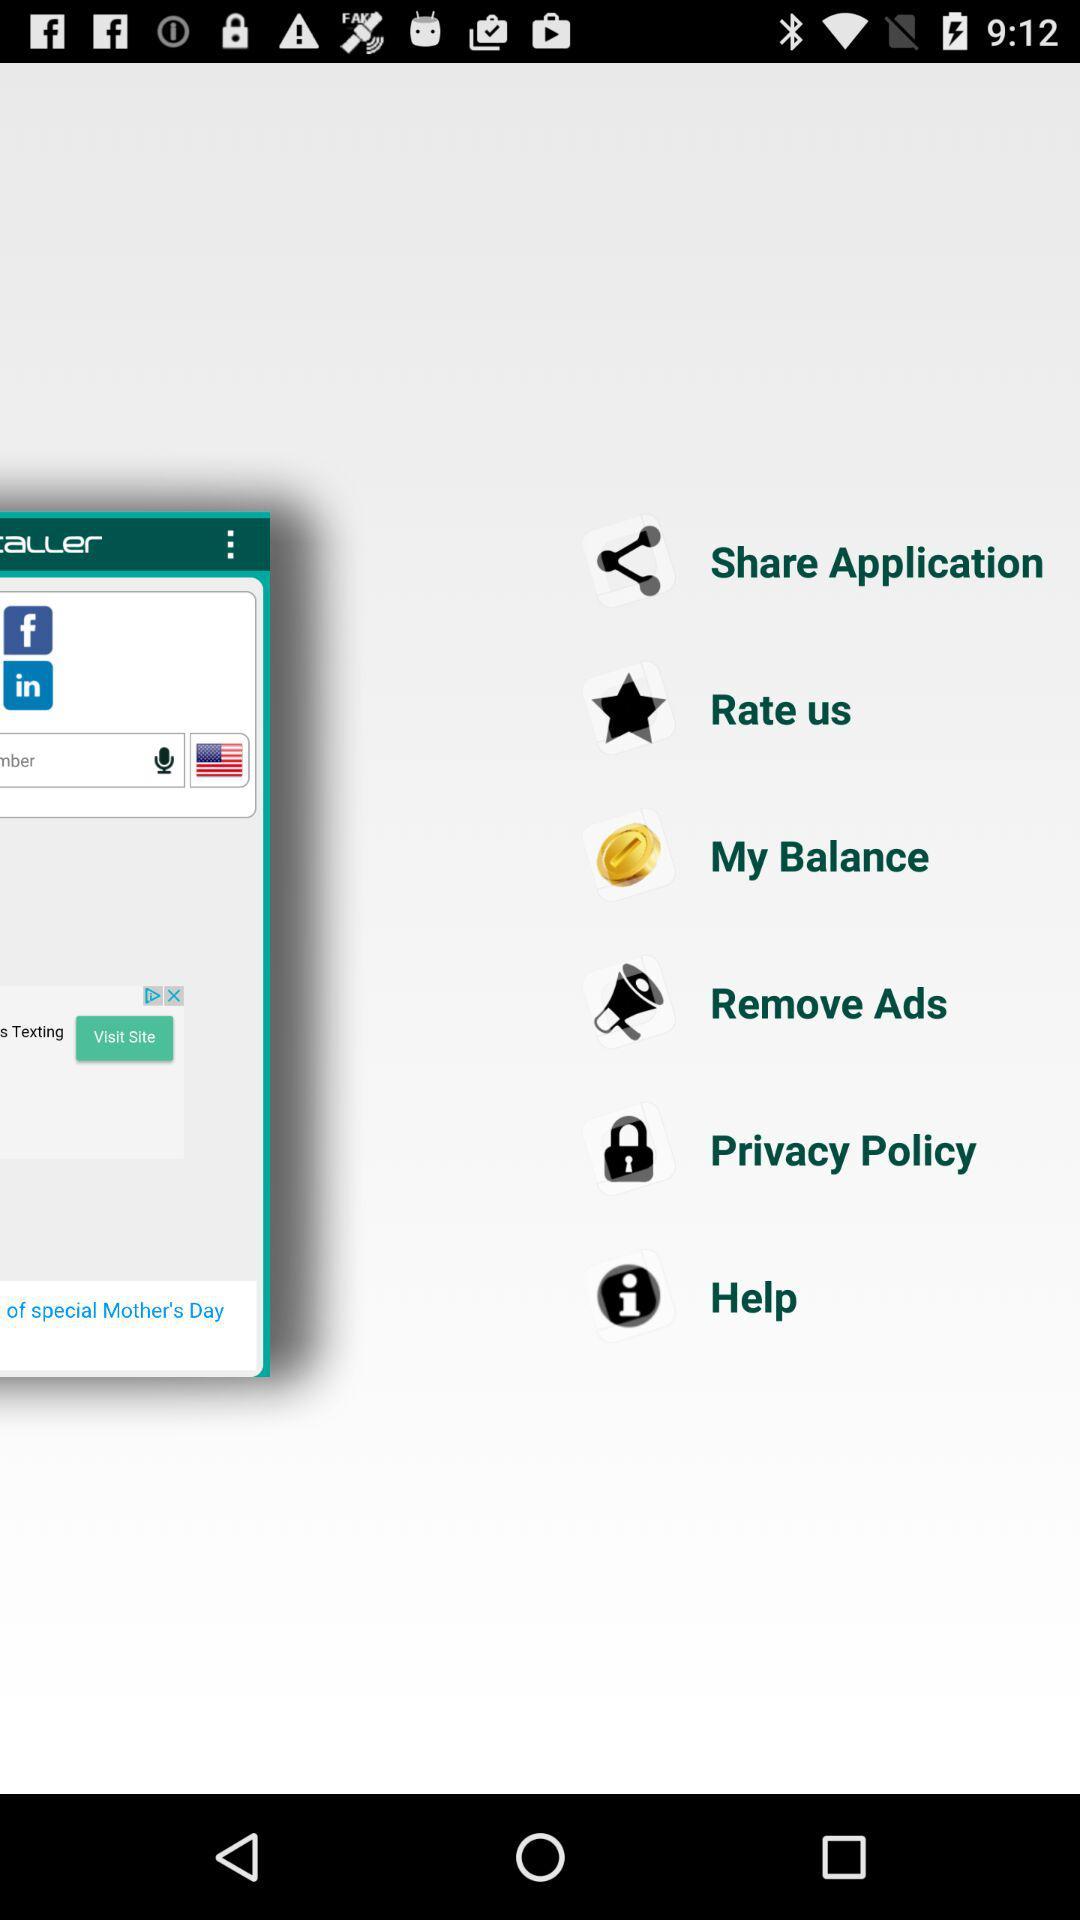  Describe the element at coordinates (219, 813) in the screenshot. I see `the national_flag icon` at that location.